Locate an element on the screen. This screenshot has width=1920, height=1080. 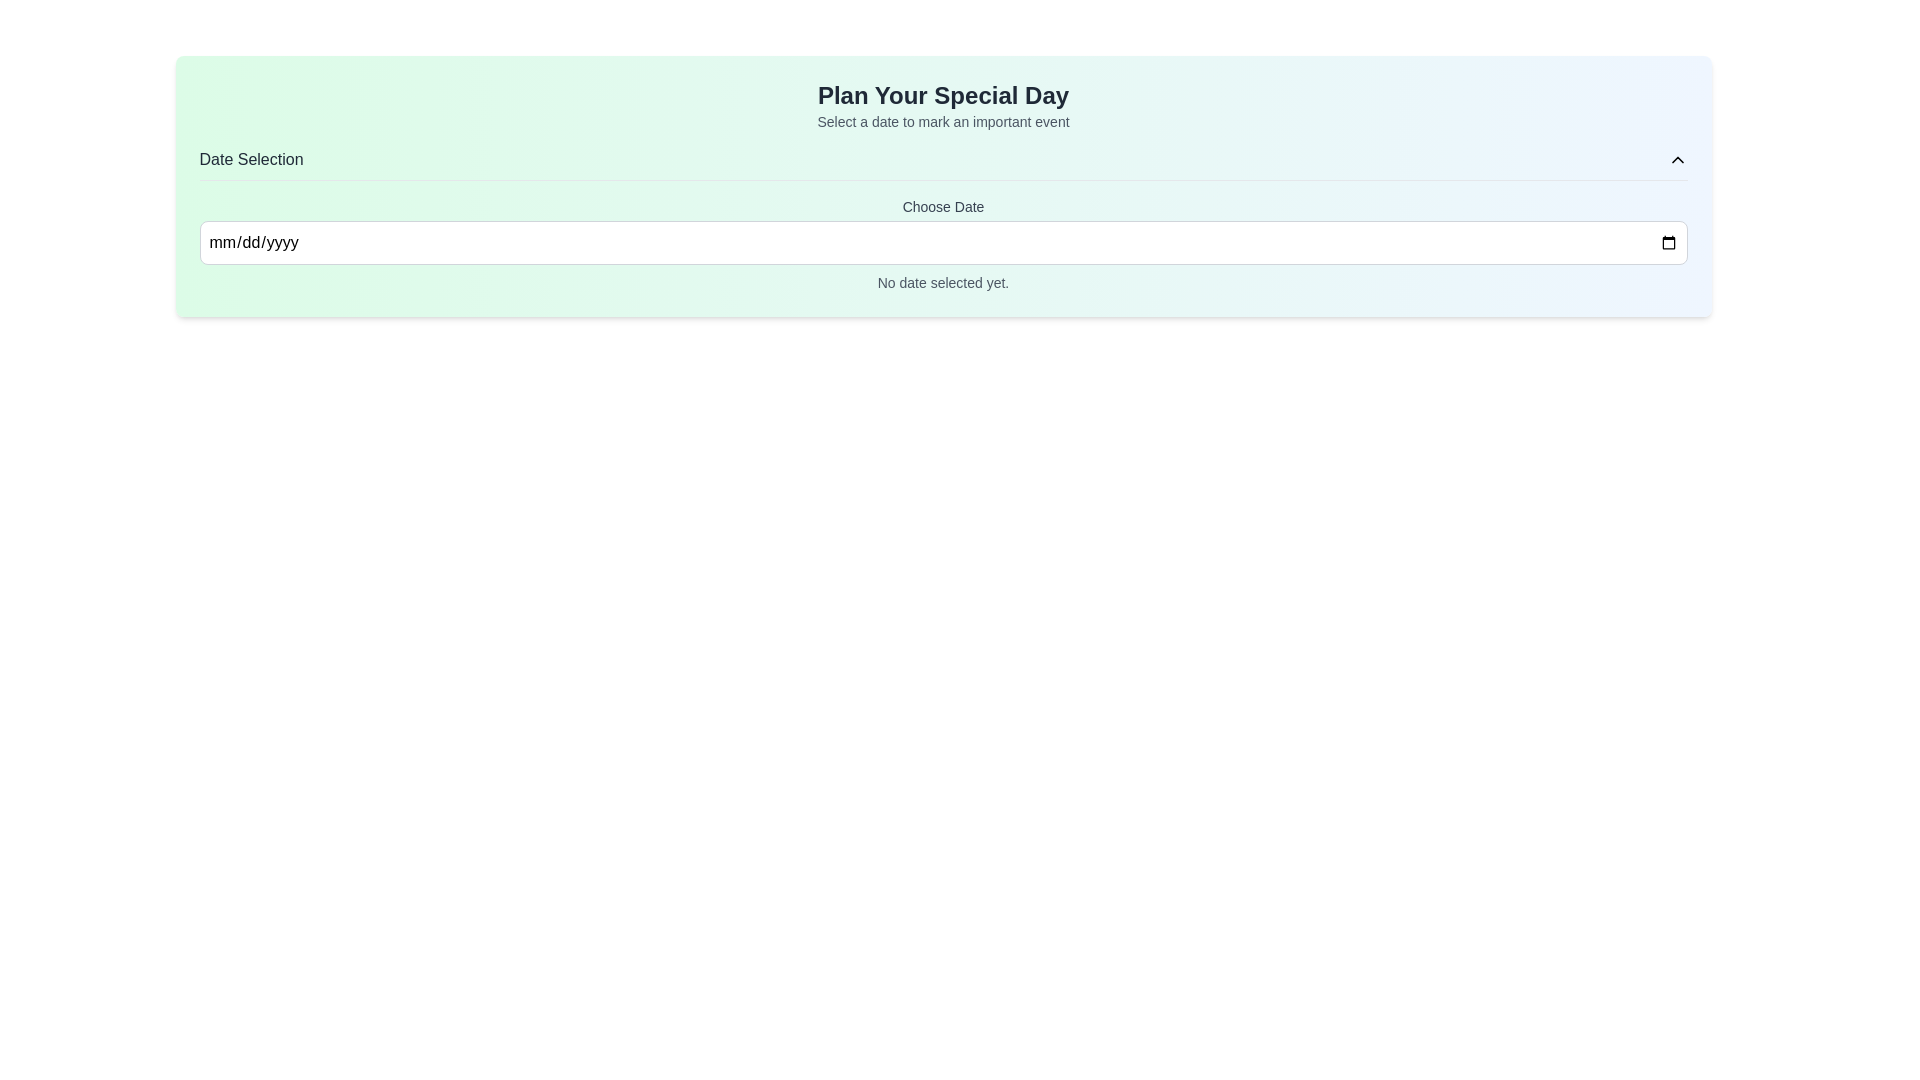
text header that serves as the title for the date selection section, located at the top of a text block above the description 'Select a date to mark an important event' is located at coordinates (942, 96).